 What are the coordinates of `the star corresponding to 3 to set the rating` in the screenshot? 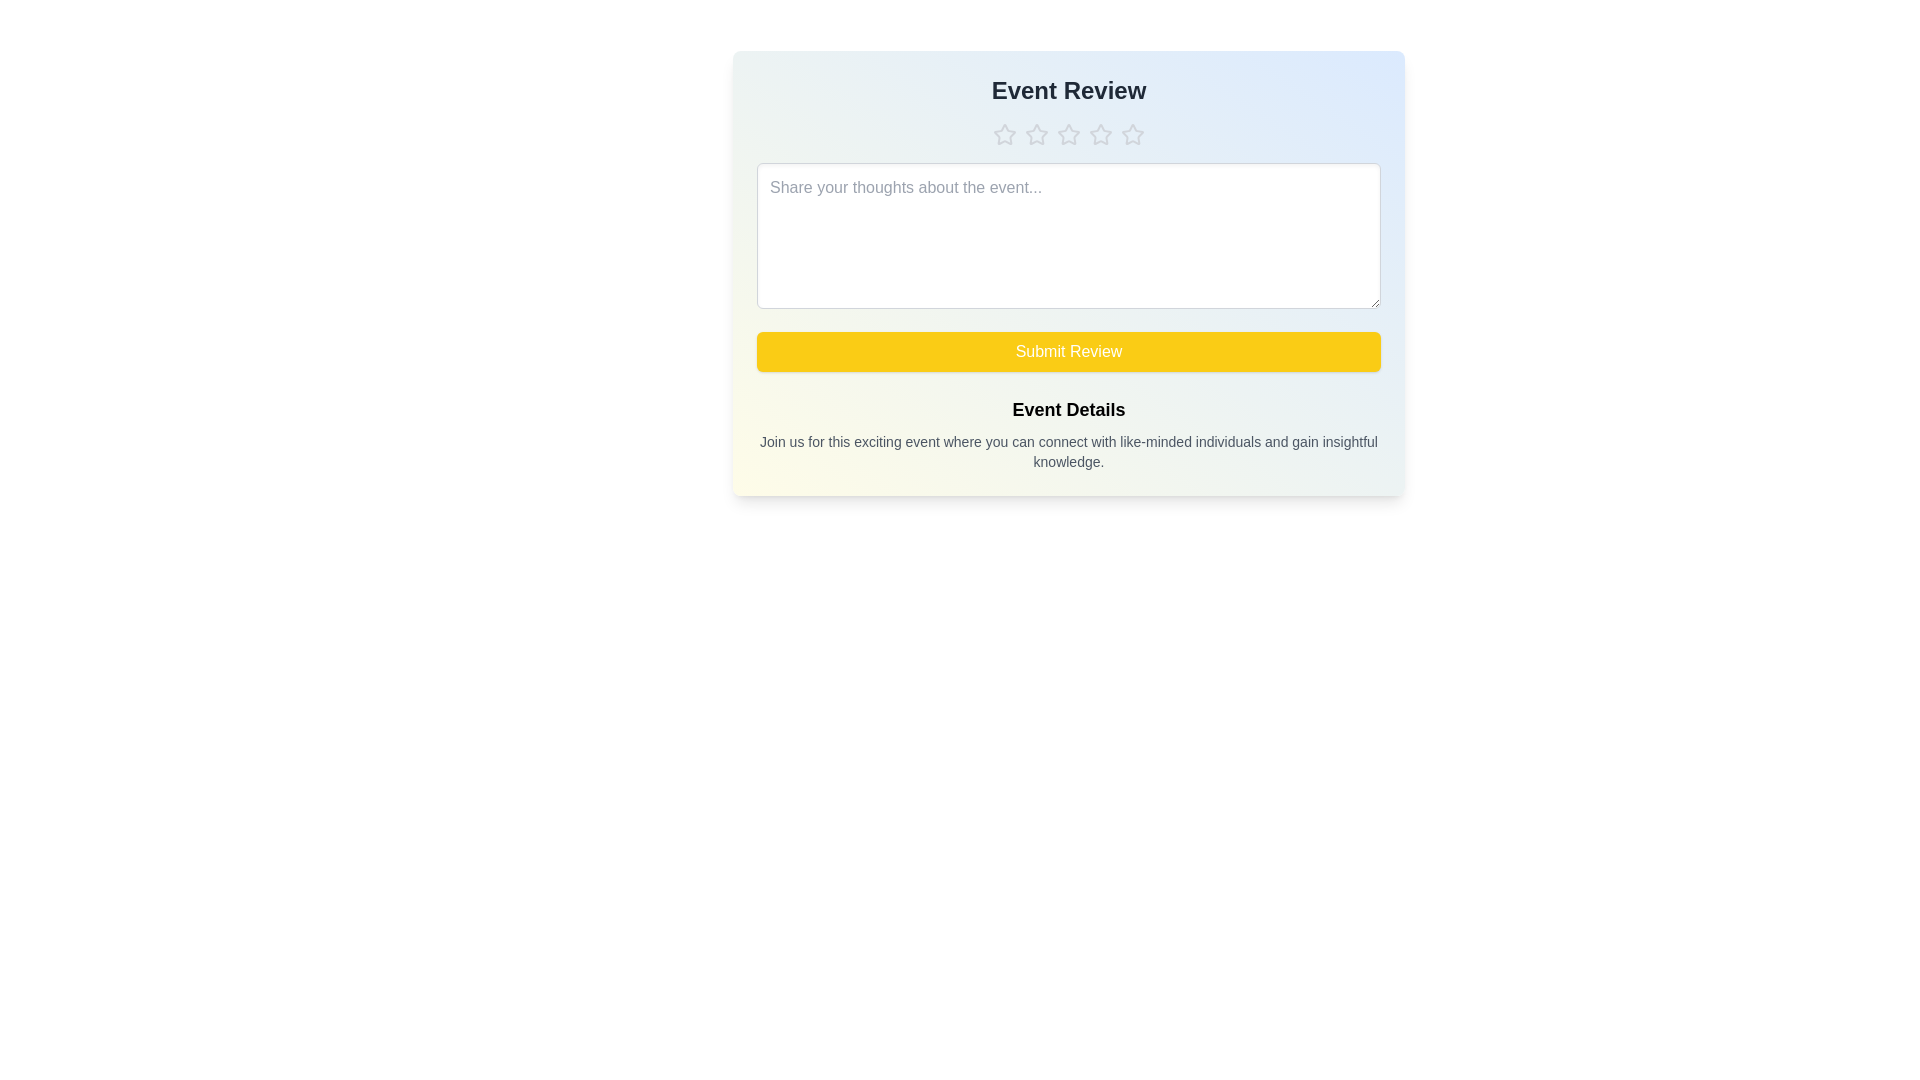 It's located at (1068, 135).